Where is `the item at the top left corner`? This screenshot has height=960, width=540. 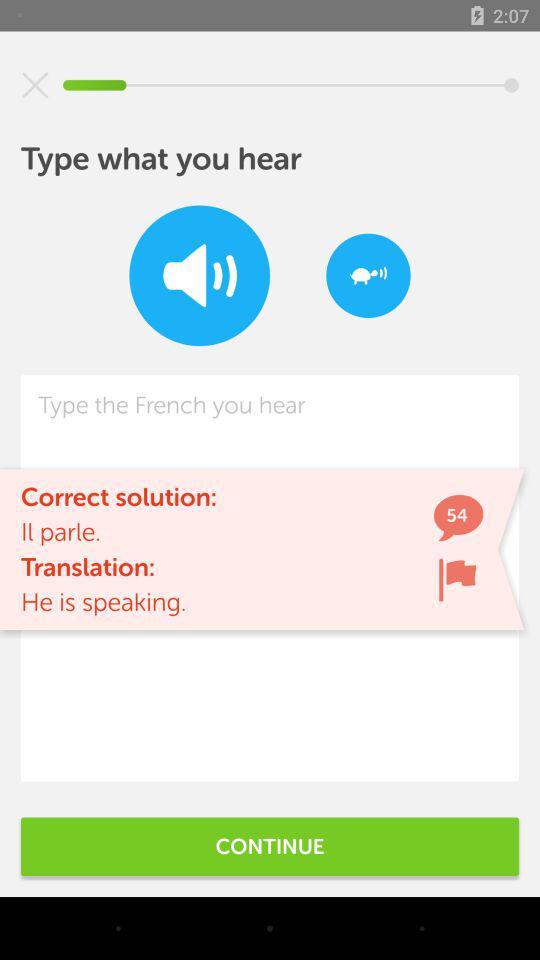 the item at the top left corner is located at coordinates (35, 85).